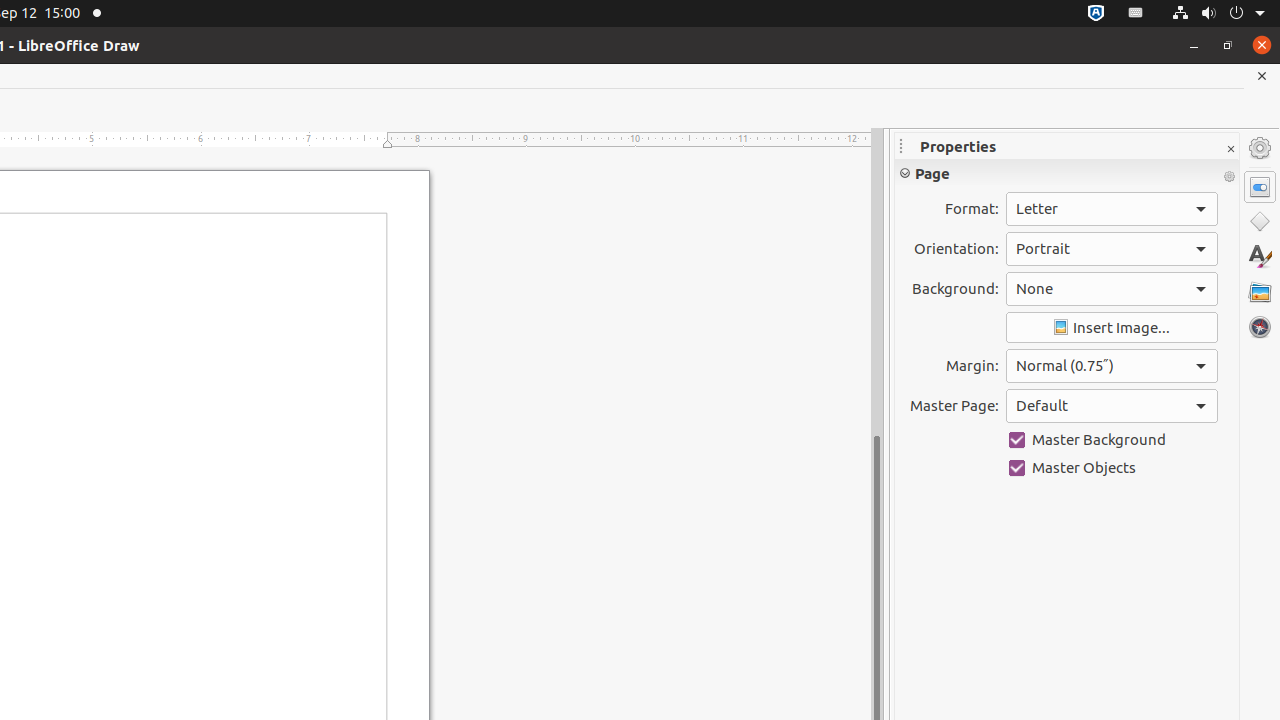 This screenshot has width=1280, height=720. What do you see at coordinates (1110, 247) in the screenshot?
I see `'Orientation:'` at bounding box center [1110, 247].